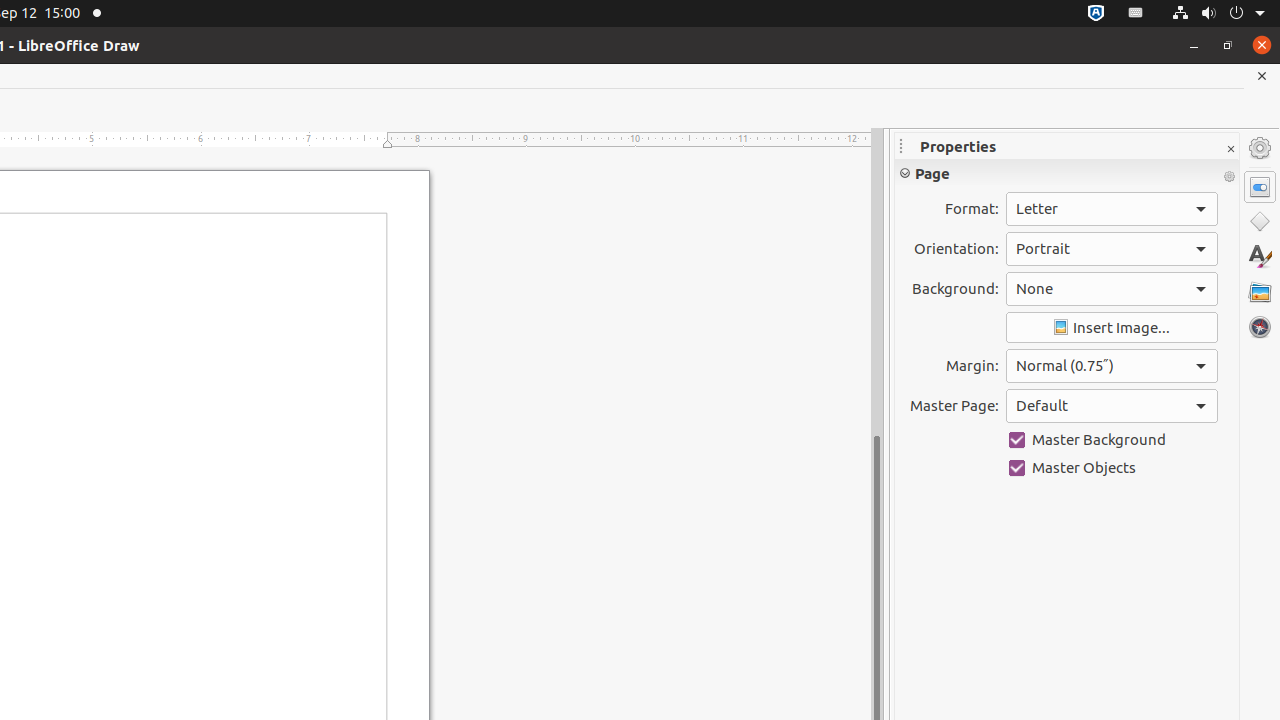 This screenshot has width=1280, height=720. What do you see at coordinates (1110, 247) in the screenshot?
I see `'Orientation:'` at bounding box center [1110, 247].